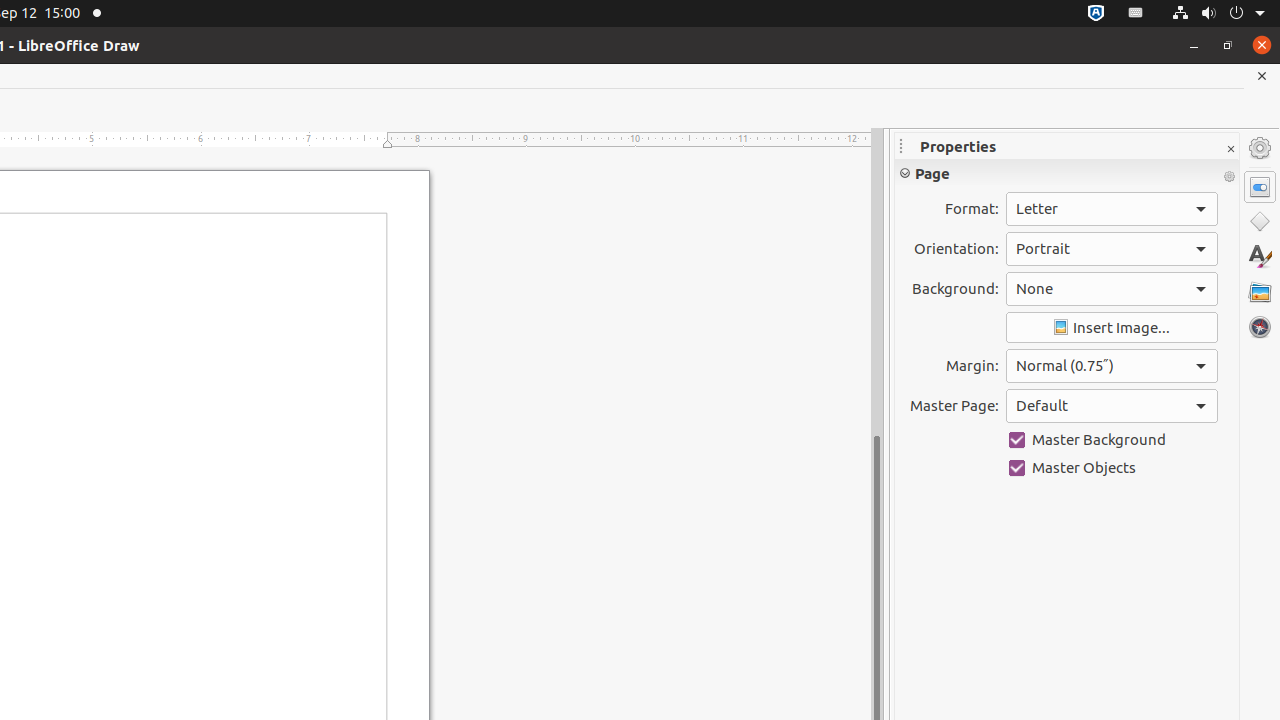 This screenshot has width=1280, height=720. What do you see at coordinates (1110, 247) in the screenshot?
I see `'Orientation:'` at bounding box center [1110, 247].